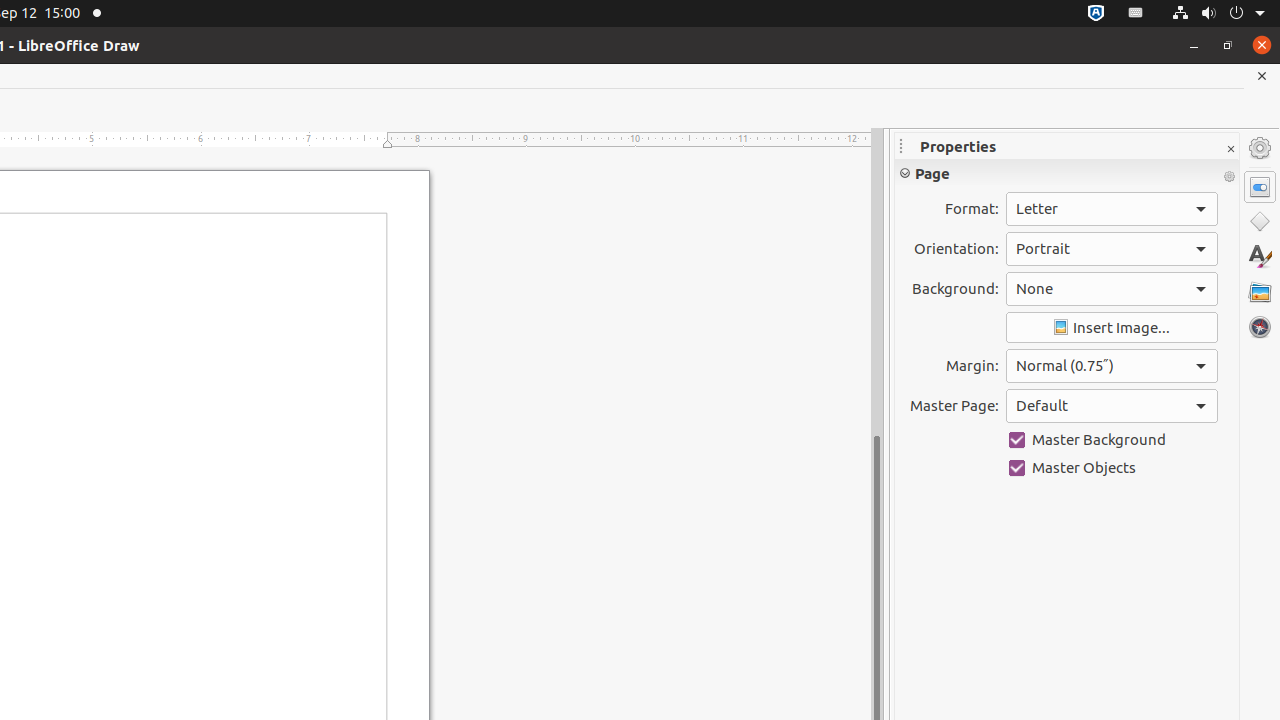 This screenshot has width=1280, height=720. What do you see at coordinates (1110, 247) in the screenshot?
I see `'Orientation:'` at bounding box center [1110, 247].